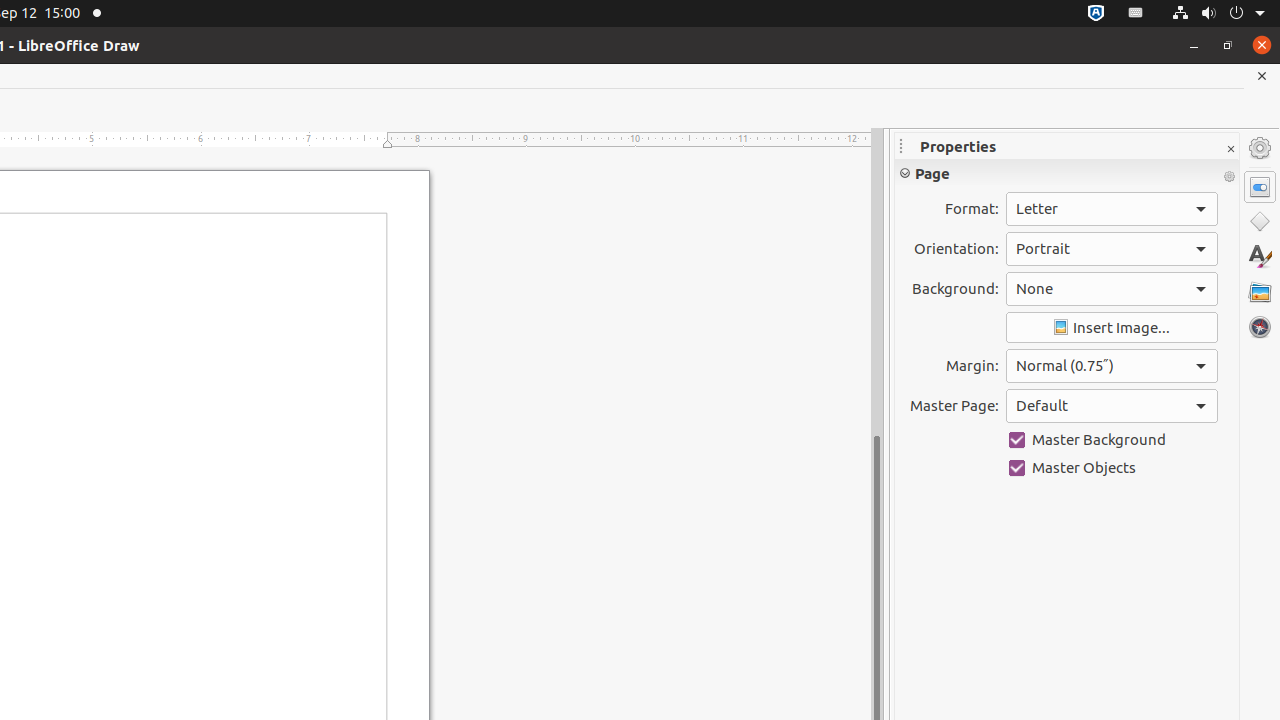 This screenshot has width=1280, height=720. What do you see at coordinates (1110, 247) in the screenshot?
I see `'Orientation:'` at bounding box center [1110, 247].